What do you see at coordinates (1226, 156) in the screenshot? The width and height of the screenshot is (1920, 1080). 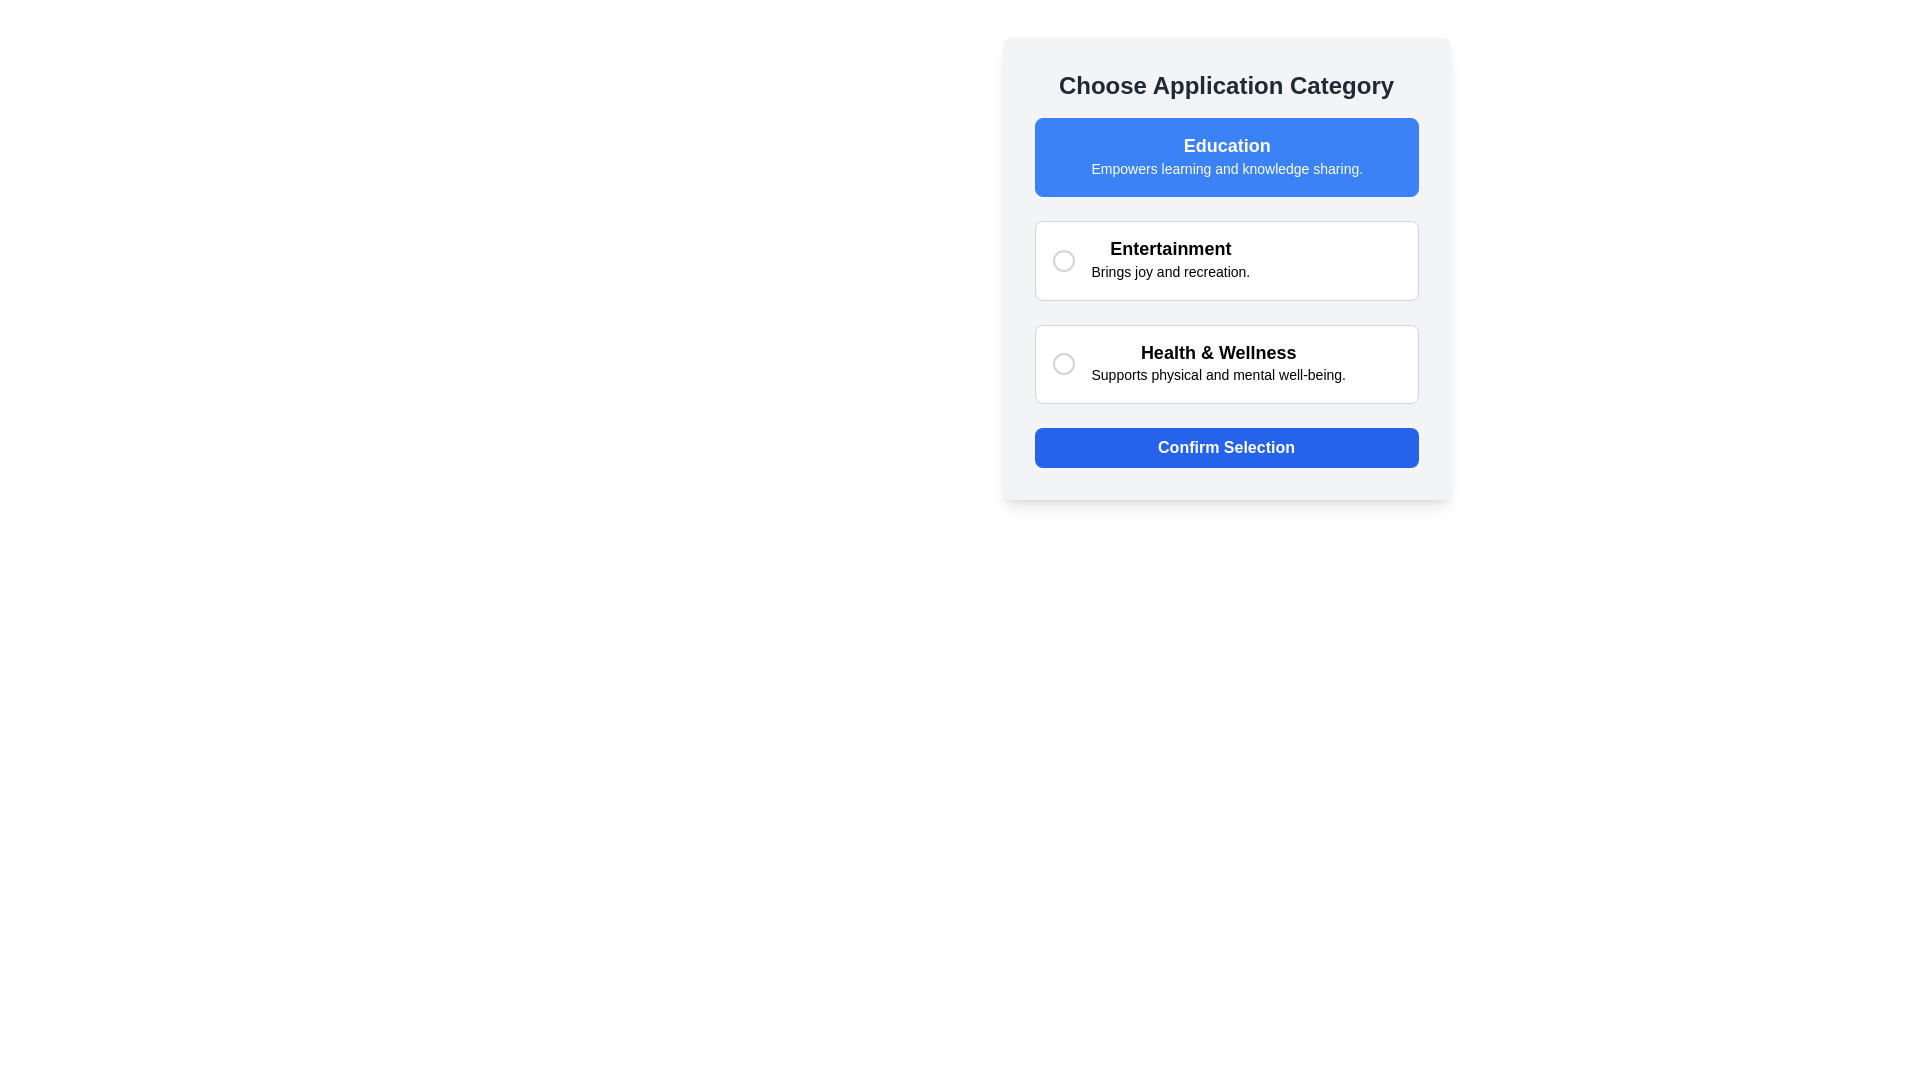 I see `the selectable text label representing the 'Education' category in the application categories list` at bounding box center [1226, 156].